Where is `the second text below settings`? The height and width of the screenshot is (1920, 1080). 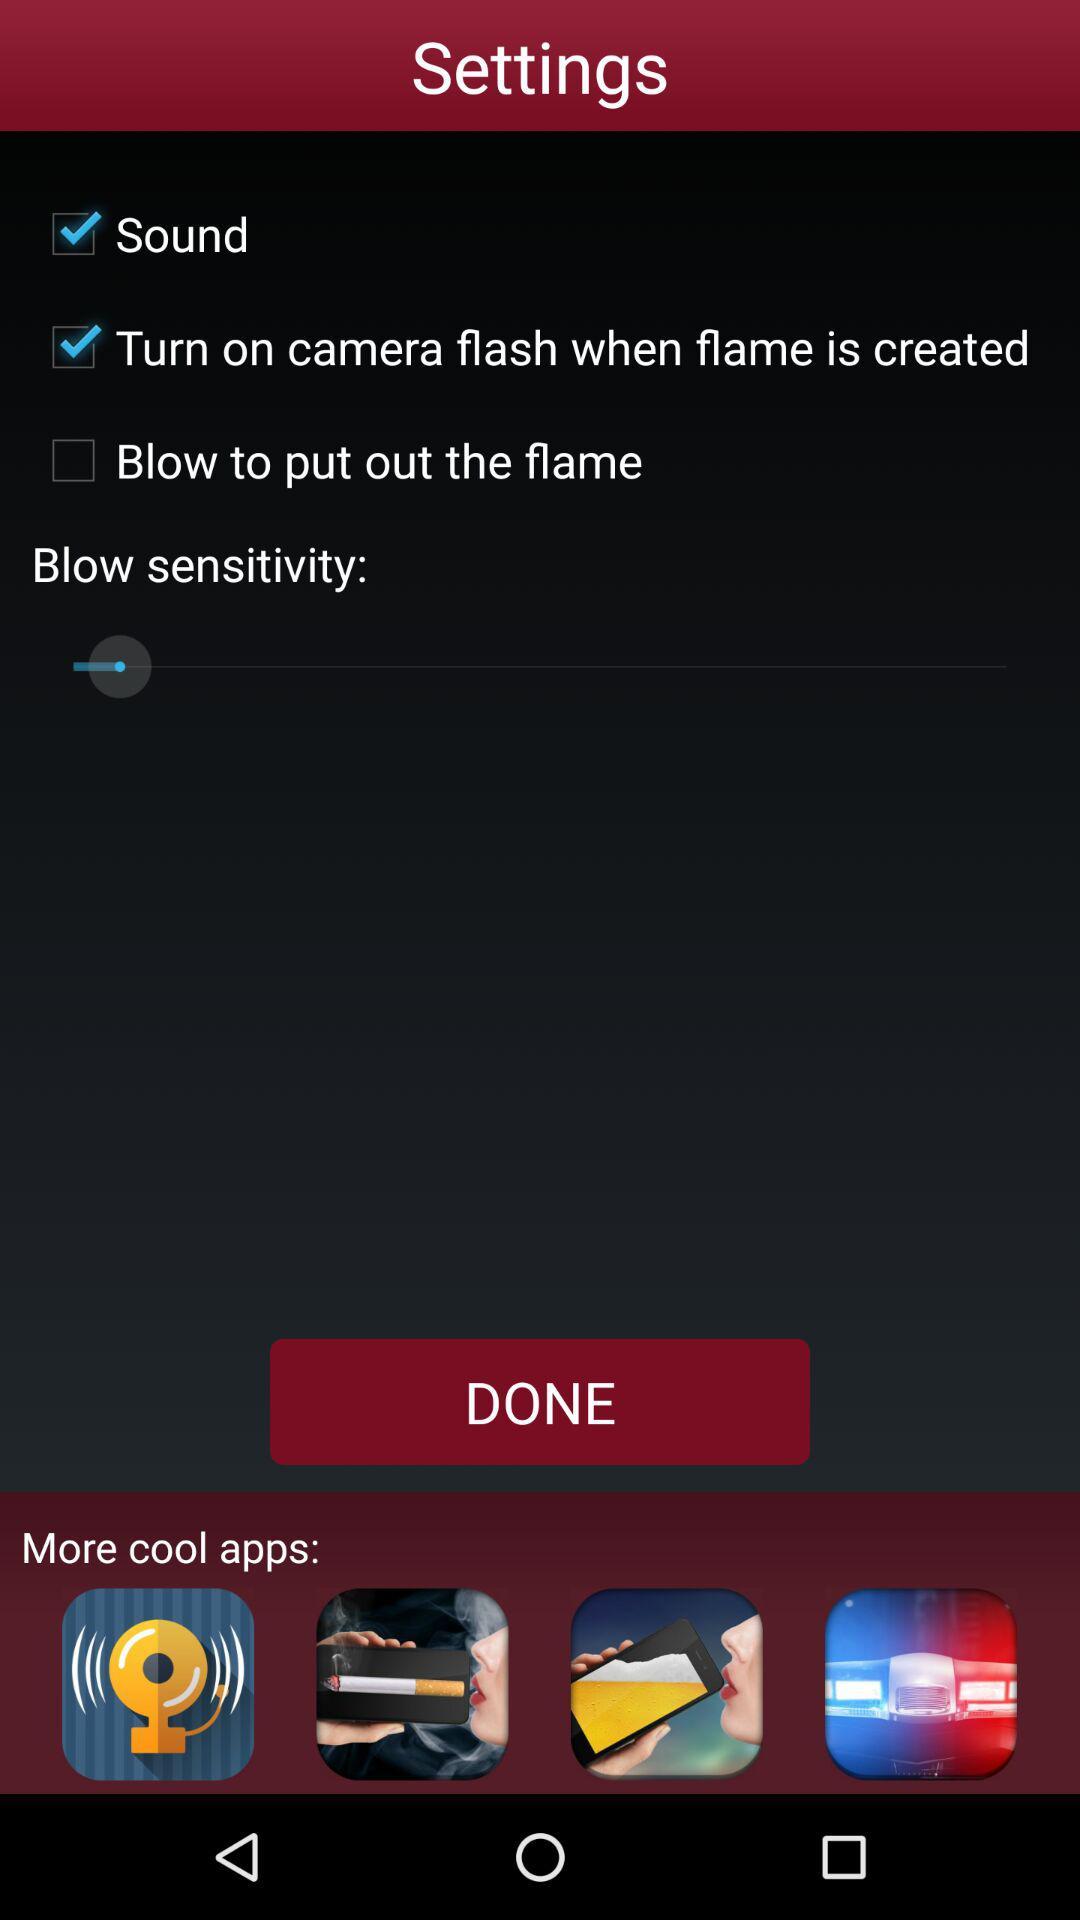
the second text below settings is located at coordinates (530, 346).